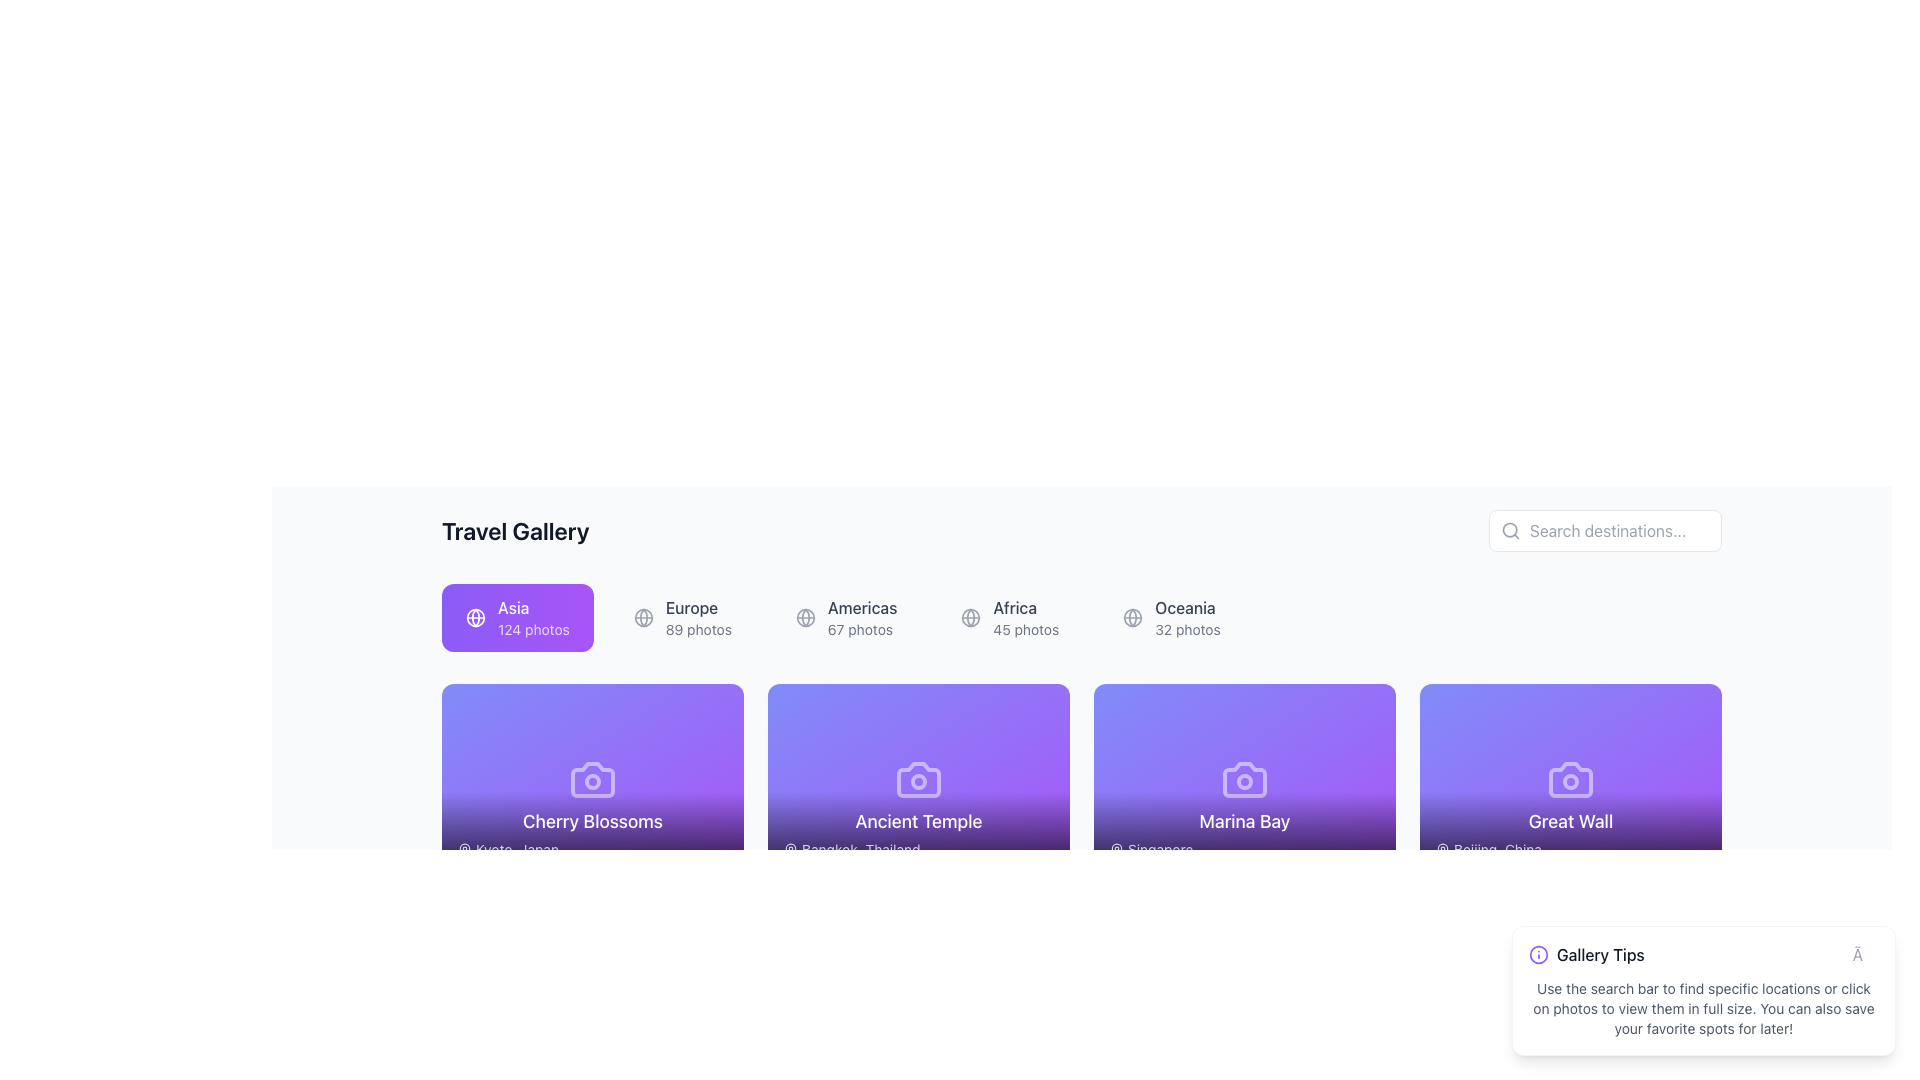 The height and width of the screenshot is (1080, 1920). I want to click on the maximize button located at the top-right corner of the 'Cherry Blossoms' content card, so click(710, 716).